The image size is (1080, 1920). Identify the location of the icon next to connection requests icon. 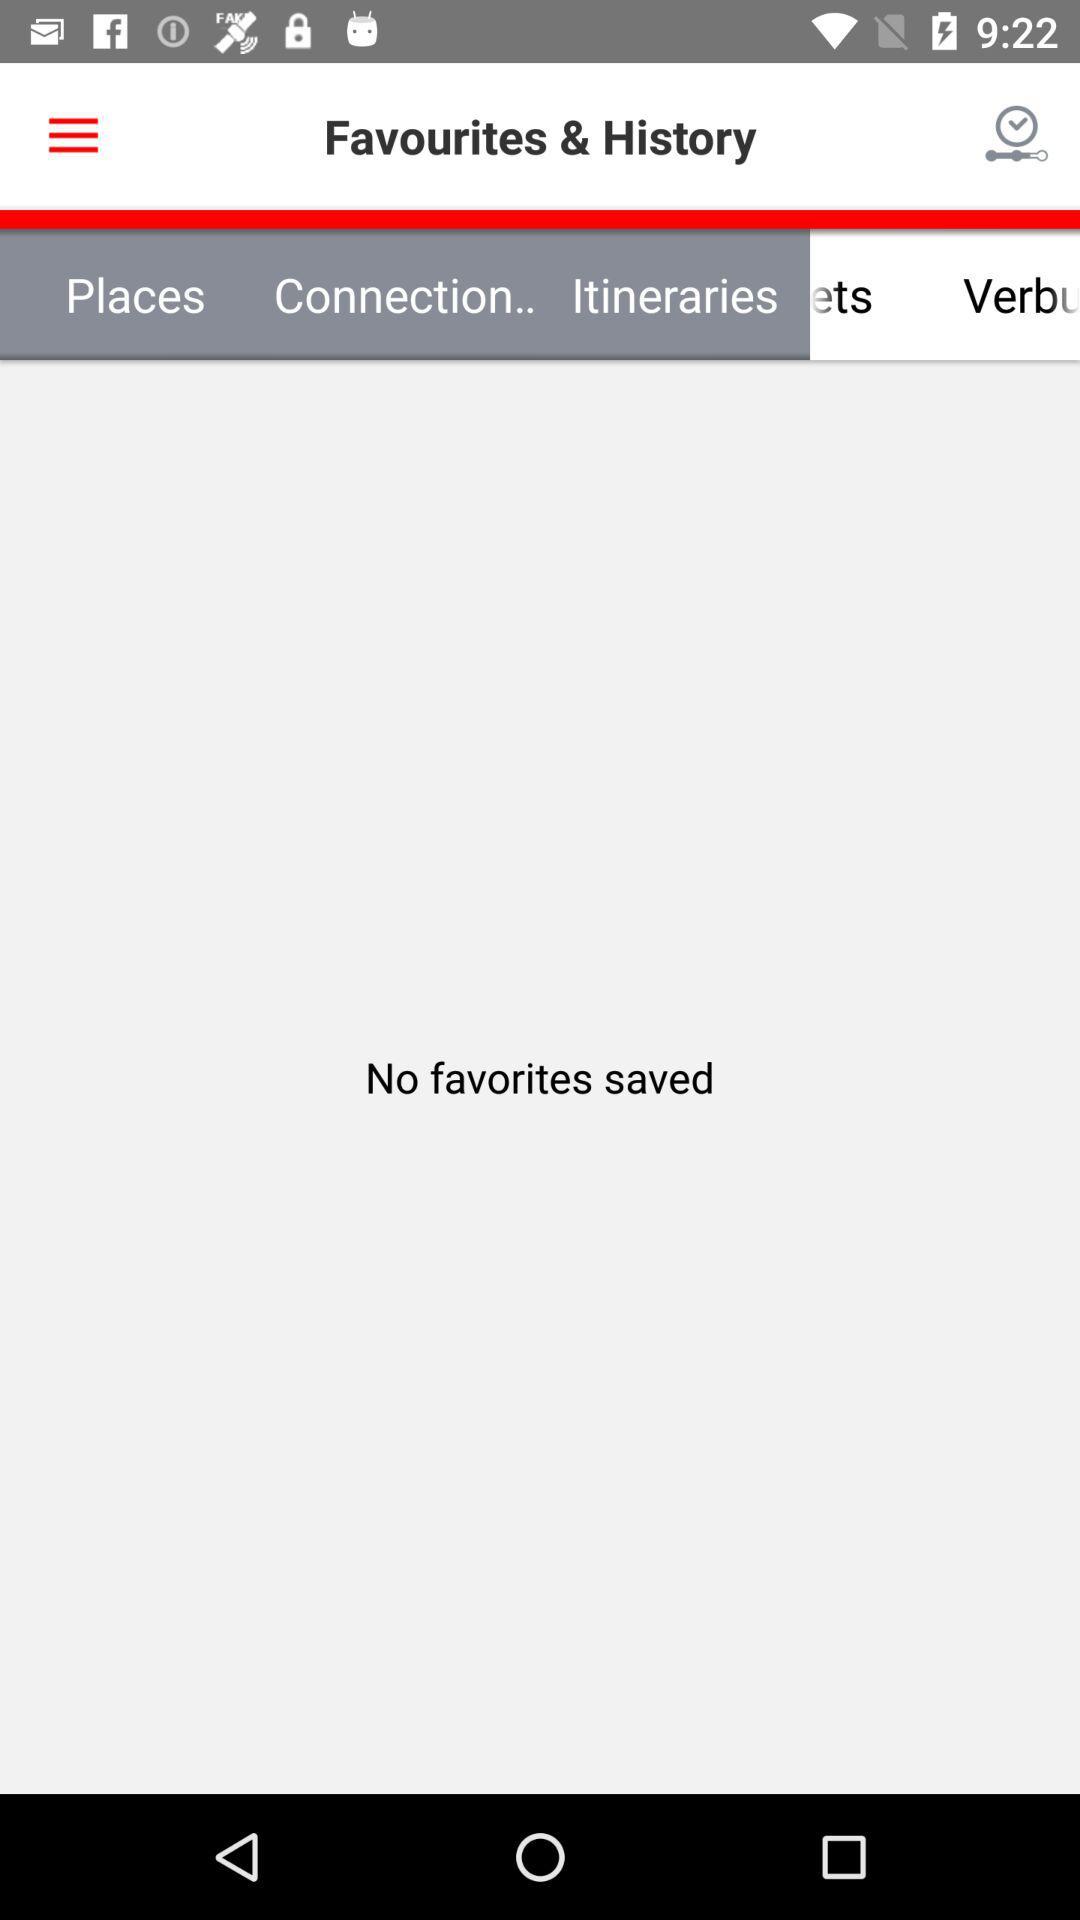
(72, 135).